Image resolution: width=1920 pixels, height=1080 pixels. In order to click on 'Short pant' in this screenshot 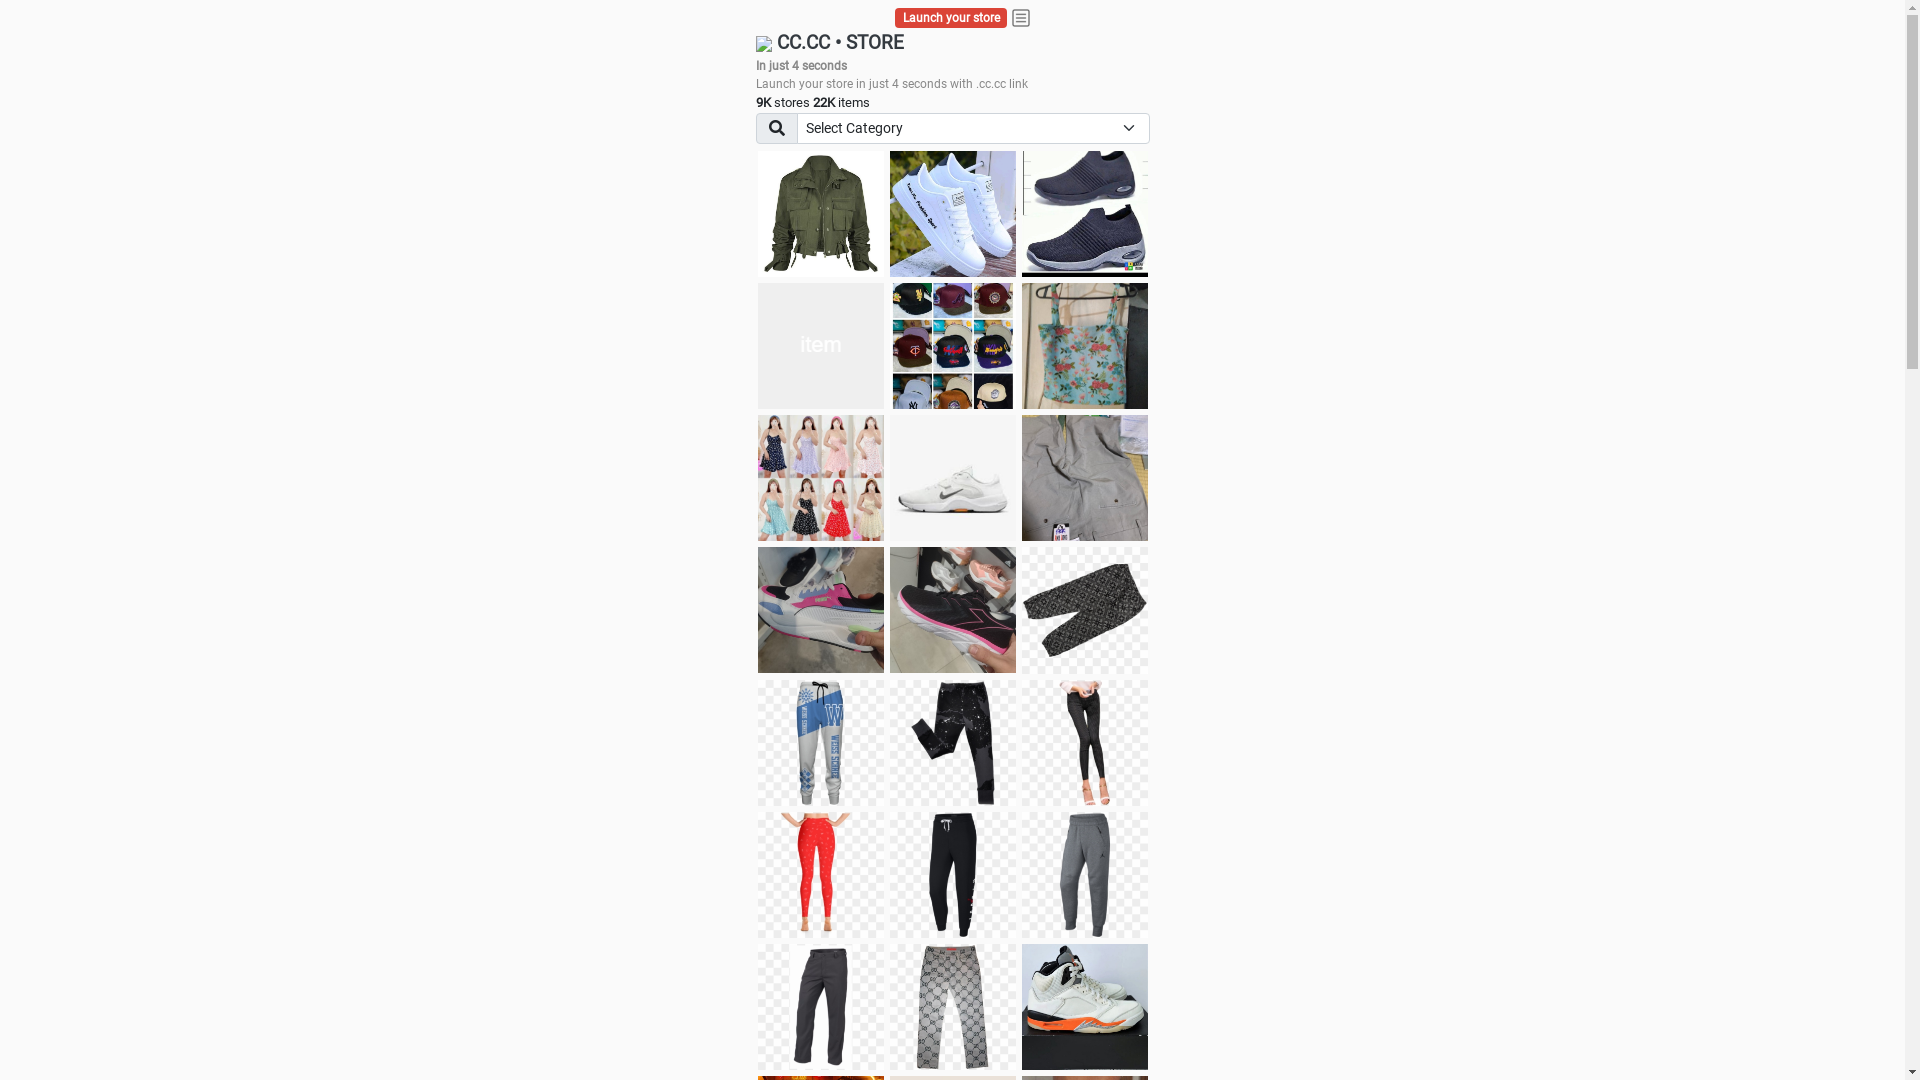, I will do `click(1083, 608)`.